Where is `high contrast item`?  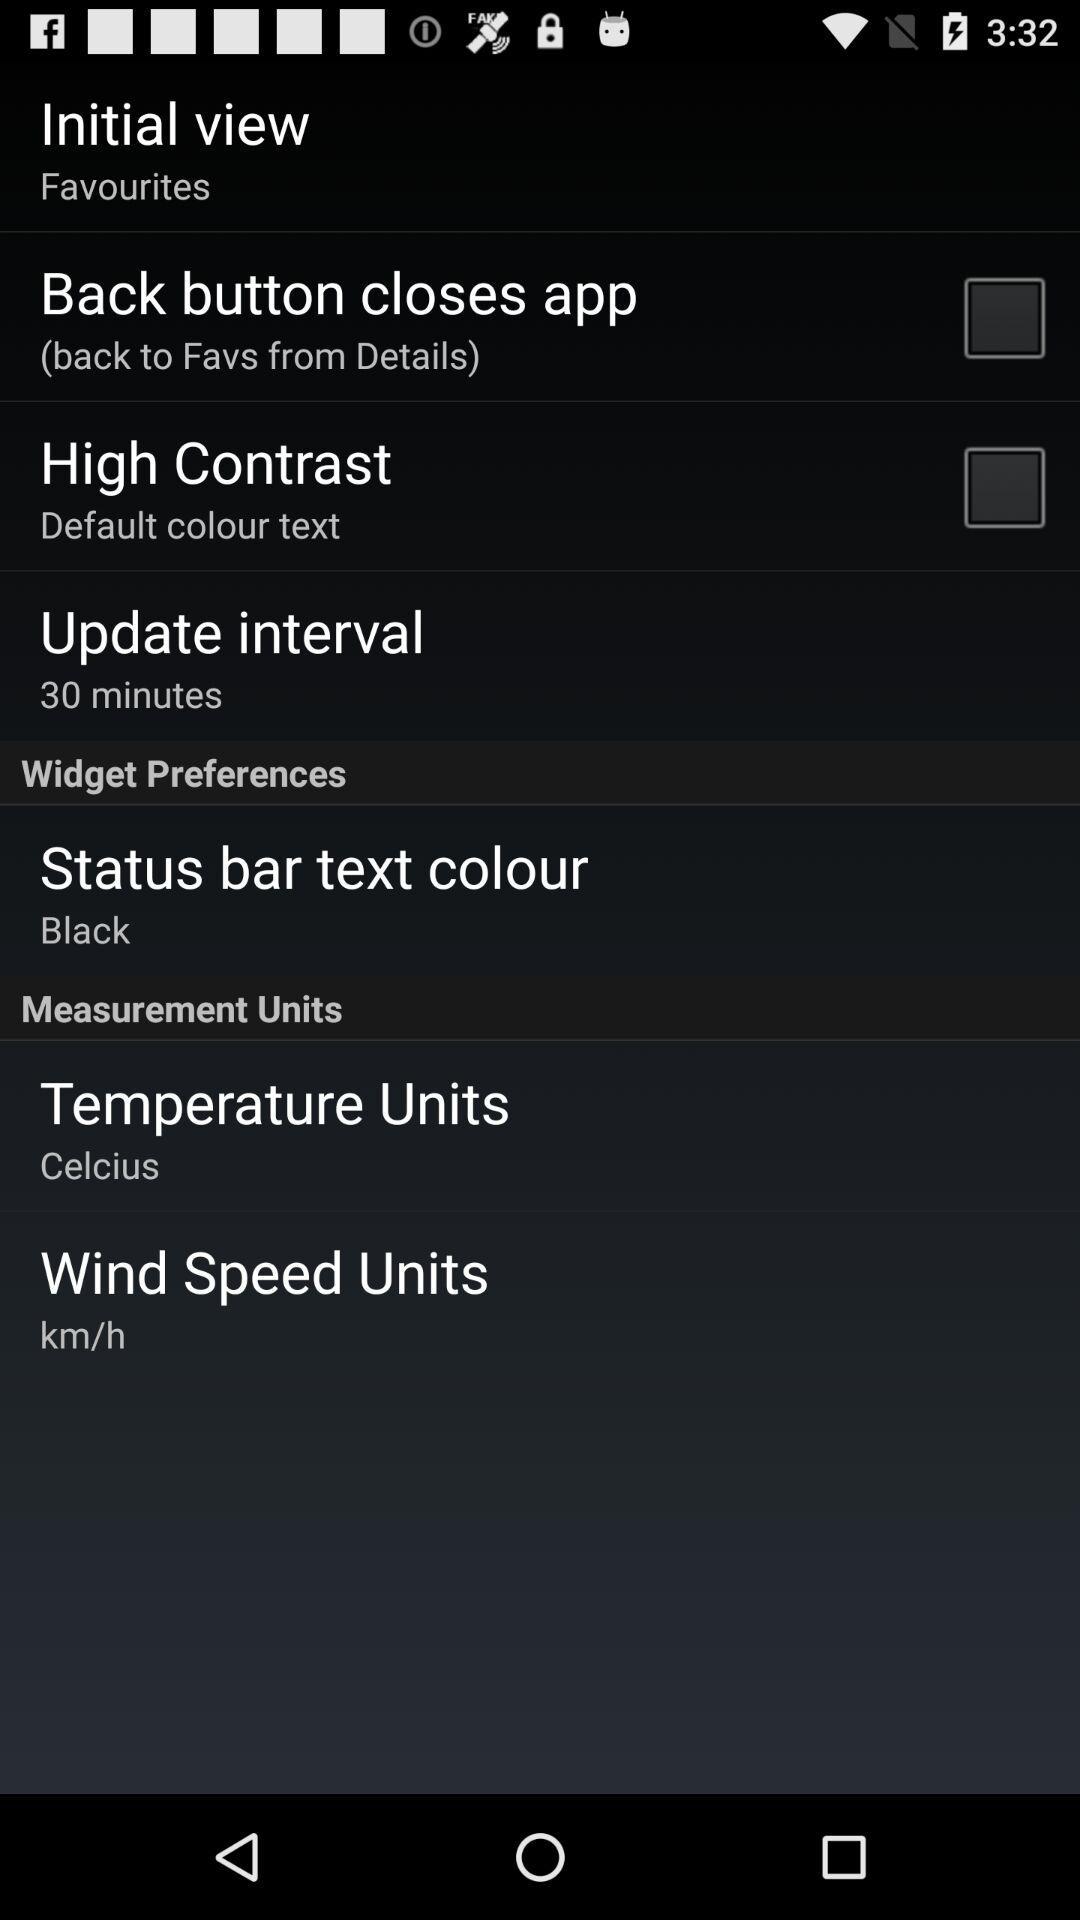
high contrast item is located at coordinates (216, 459).